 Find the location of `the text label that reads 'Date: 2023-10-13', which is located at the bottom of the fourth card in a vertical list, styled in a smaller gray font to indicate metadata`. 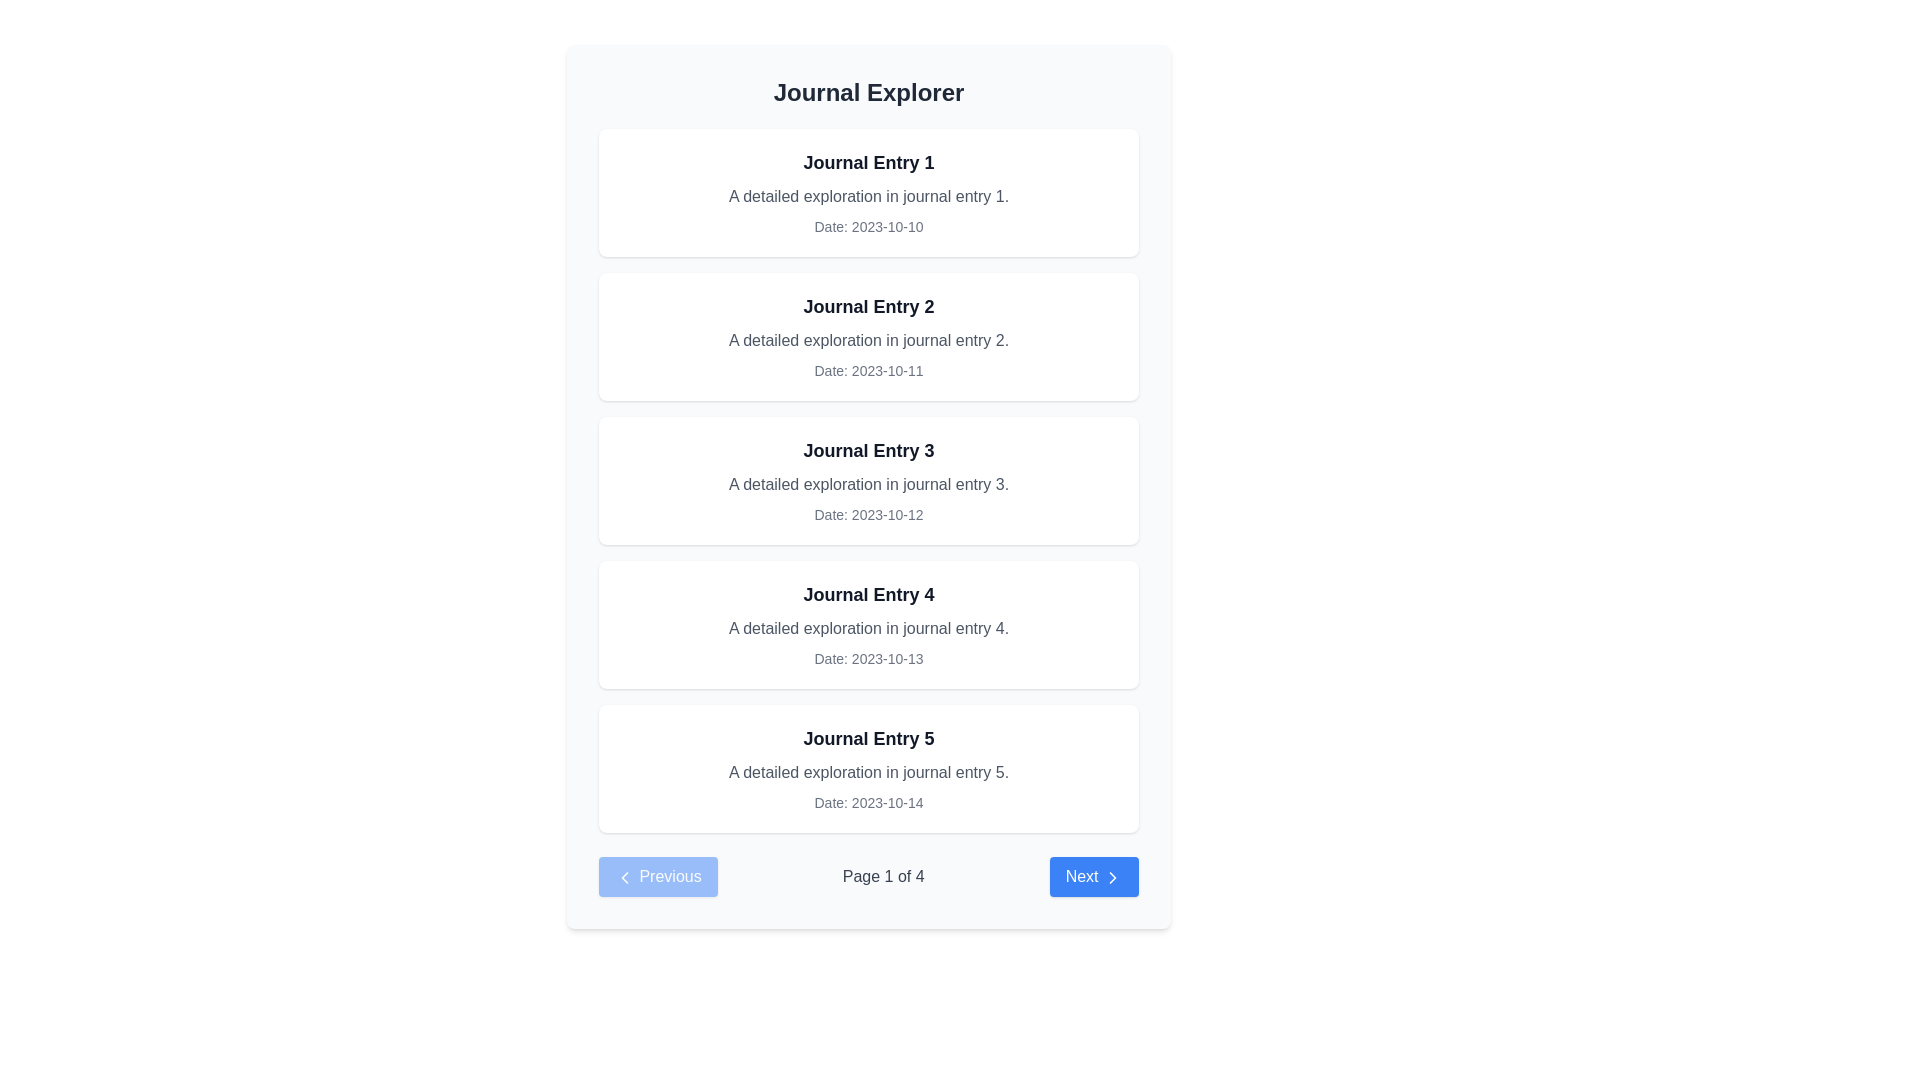

the text label that reads 'Date: 2023-10-13', which is located at the bottom of the fourth card in a vertical list, styled in a smaller gray font to indicate metadata is located at coordinates (868, 659).